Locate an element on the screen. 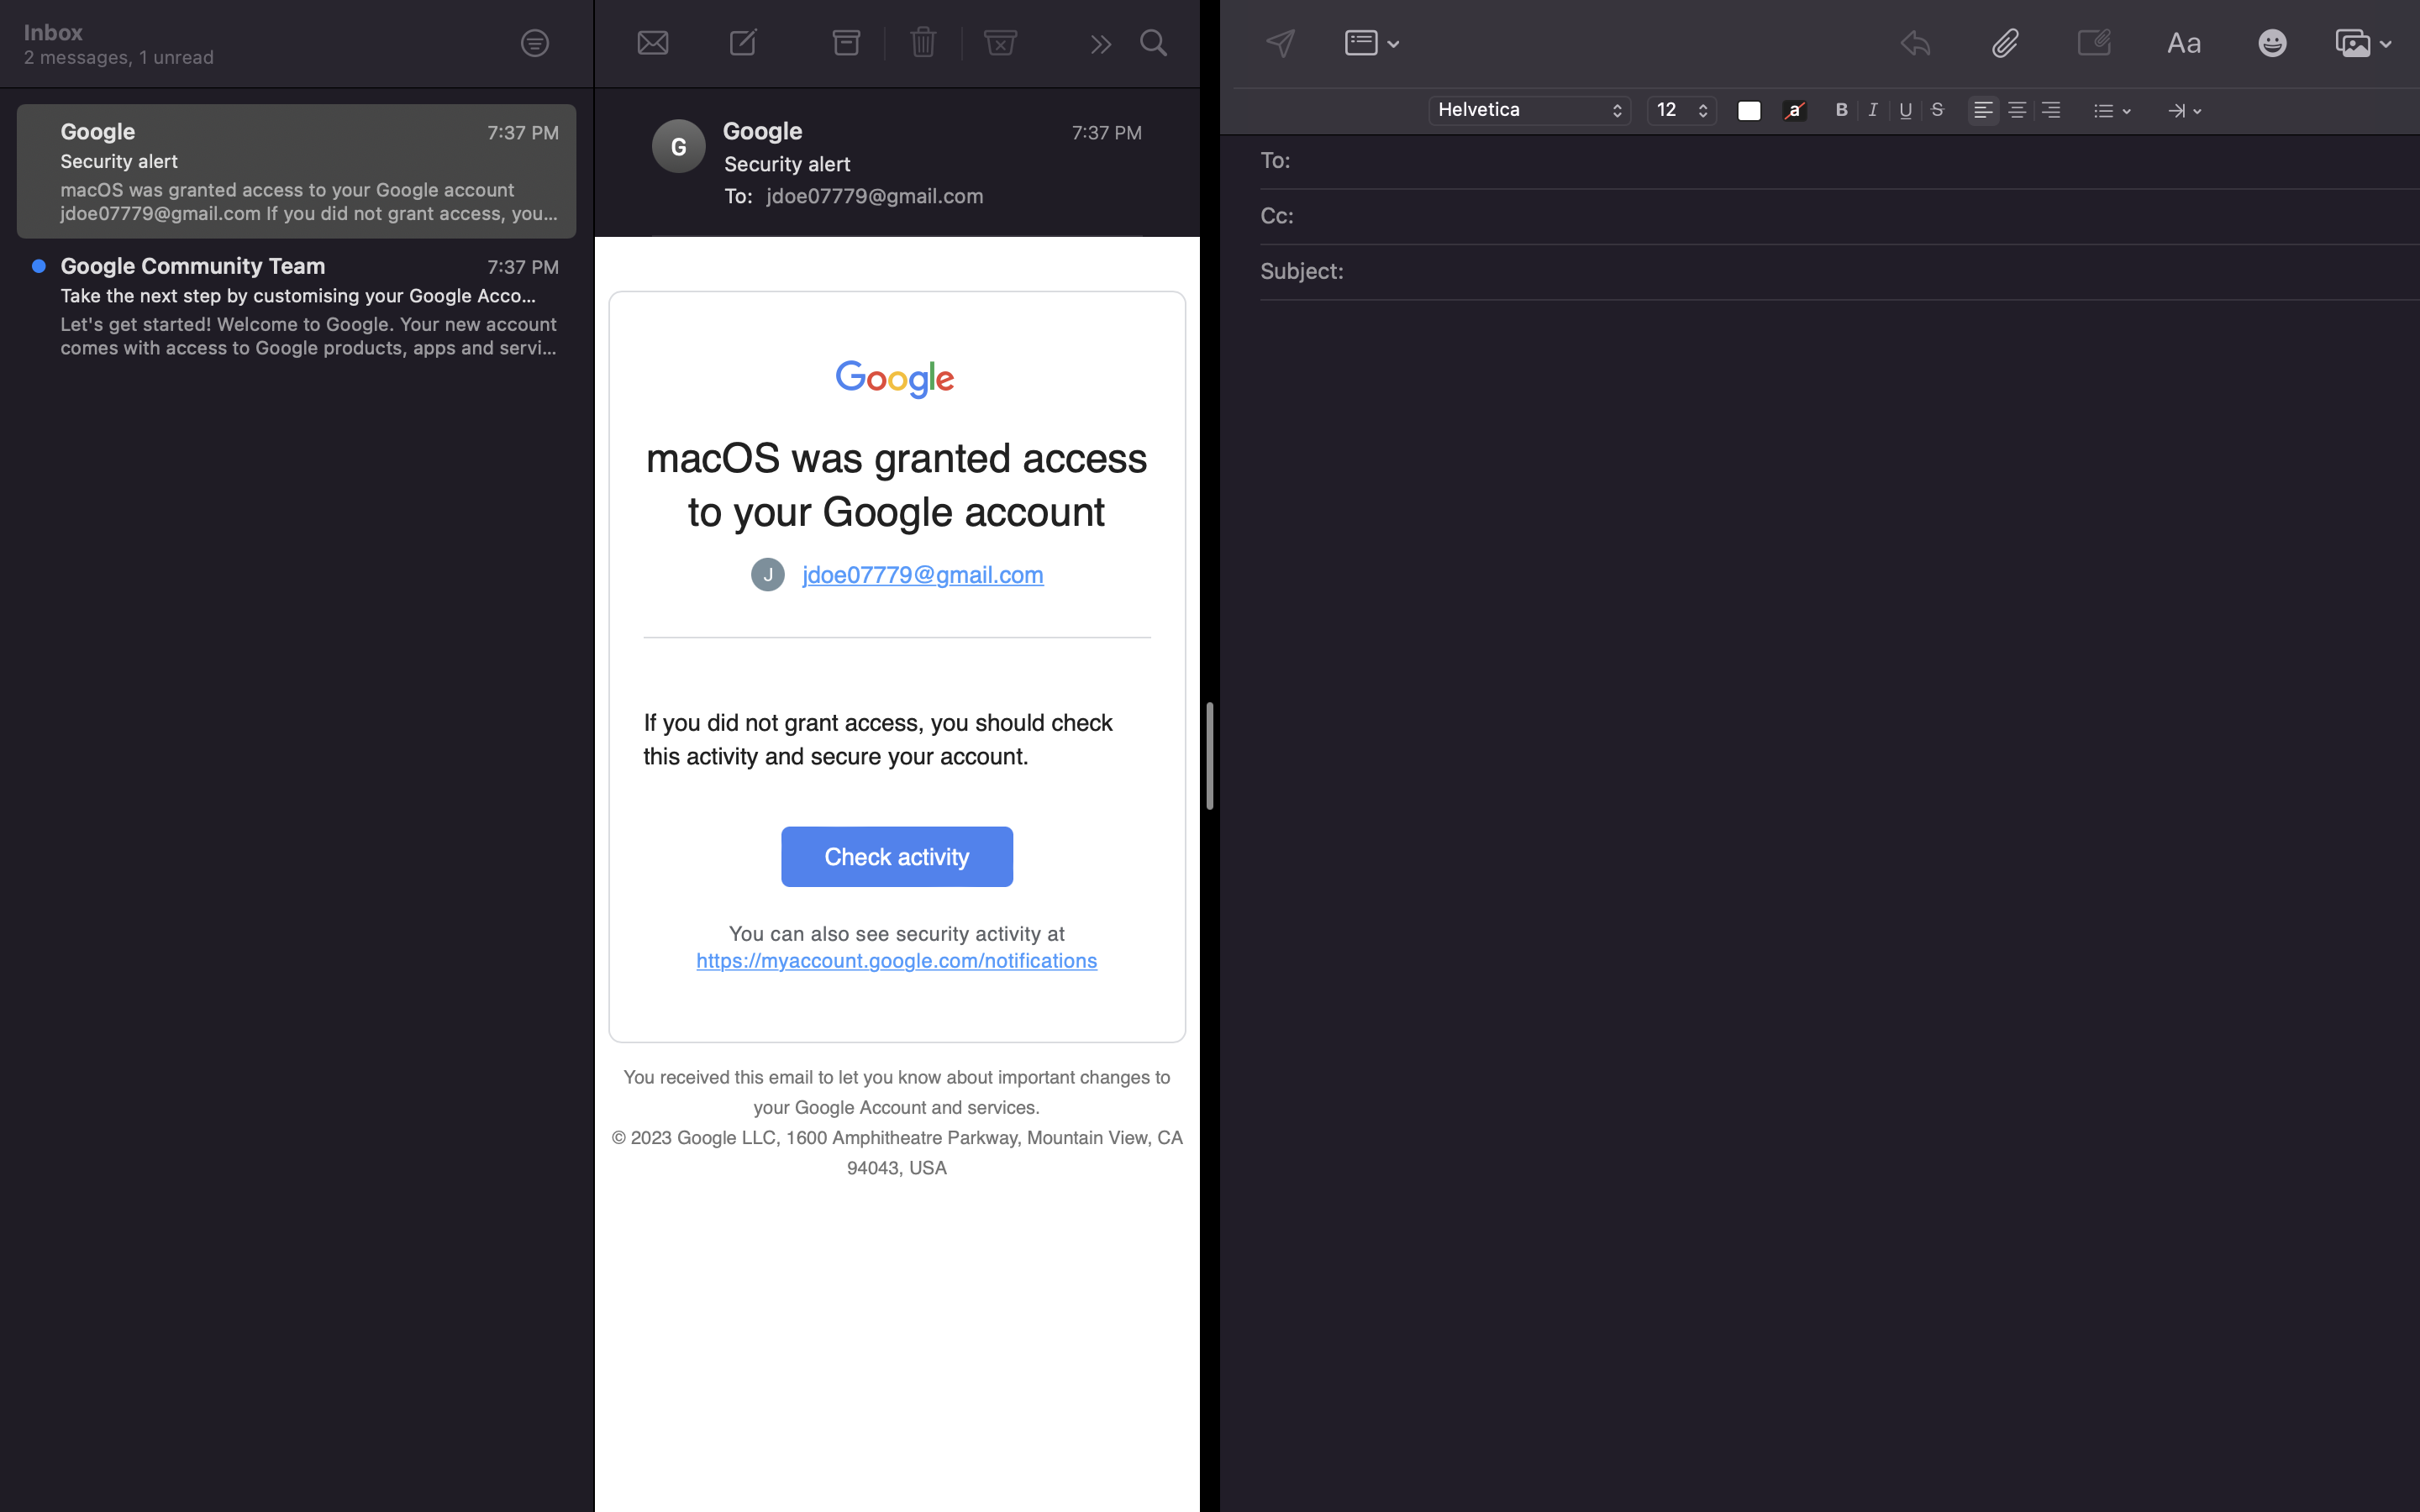 Image resolution: width=2420 pixels, height=1512 pixels. Put "jane@gmail.com" as the email recipient is located at coordinates (1854, 162).